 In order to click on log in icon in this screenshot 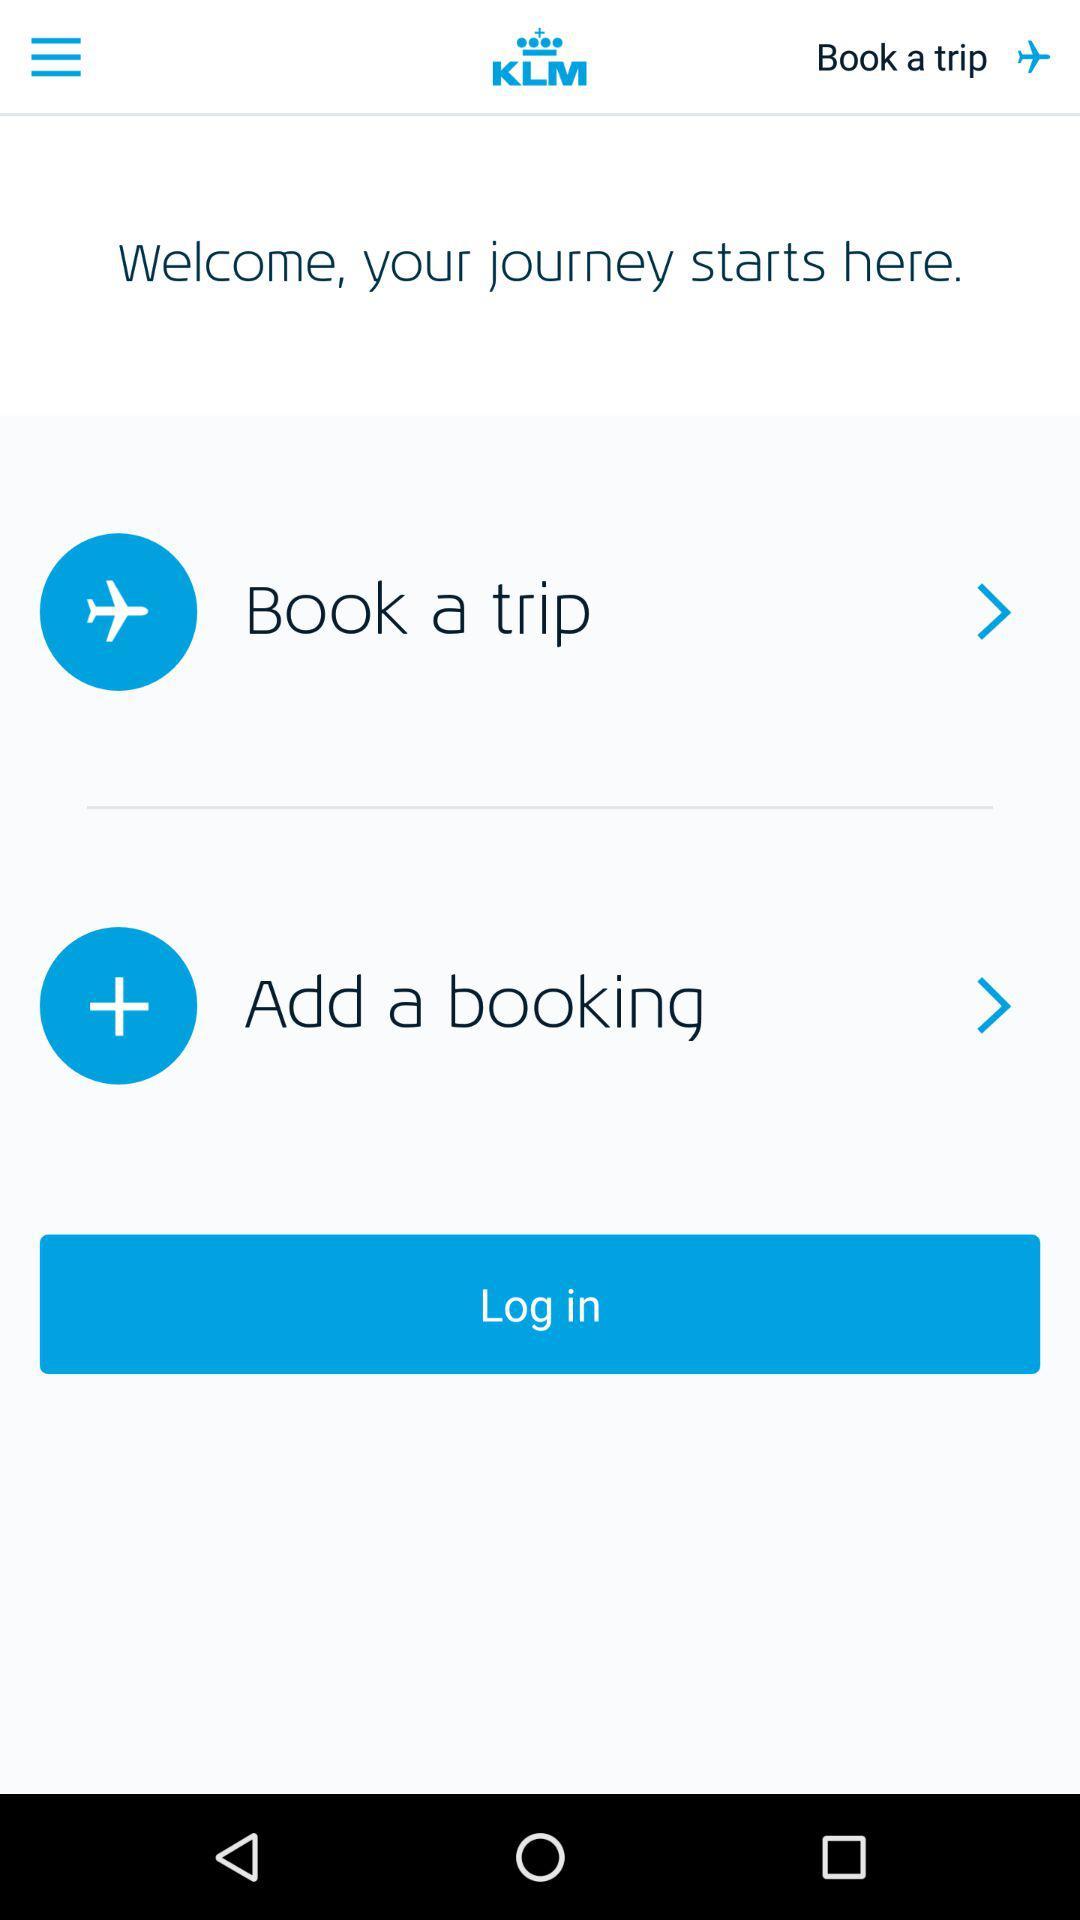, I will do `click(540, 1304)`.